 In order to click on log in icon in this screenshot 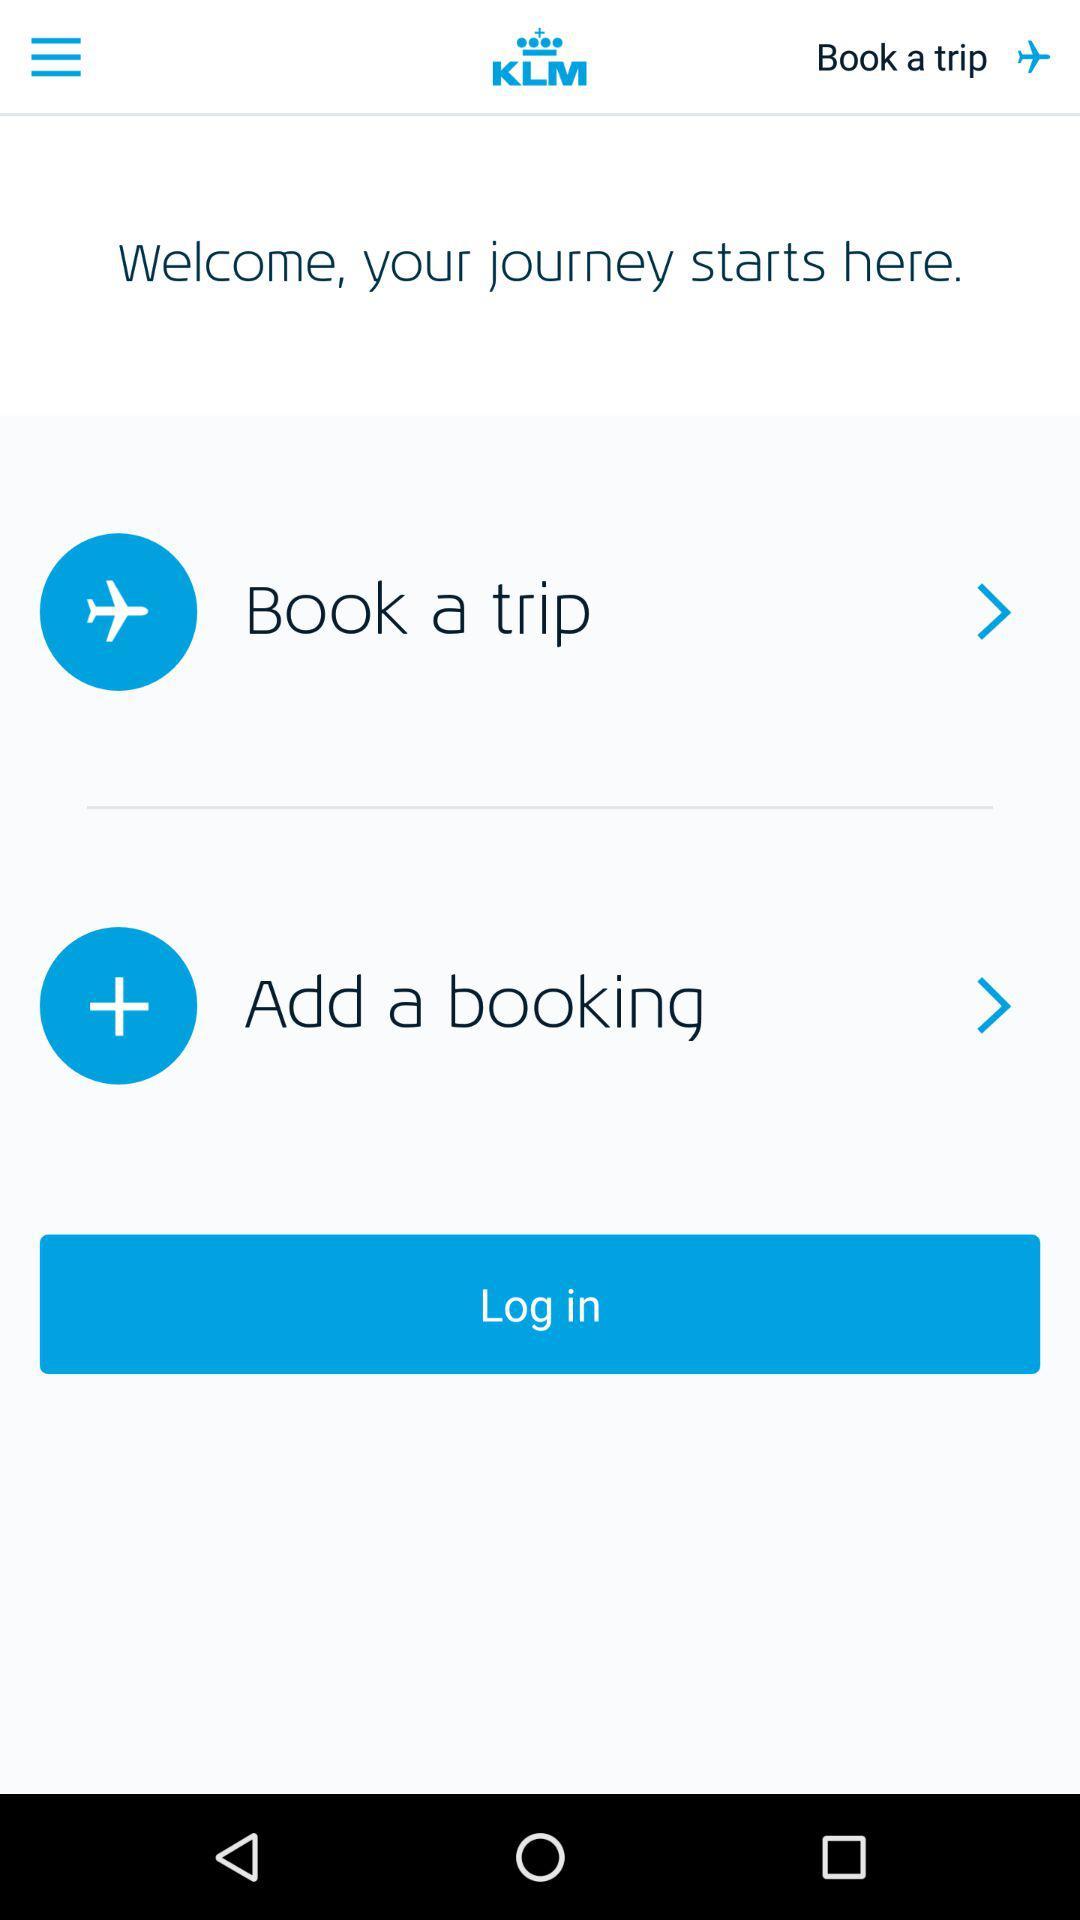, I will do `click(540, 1304)`.